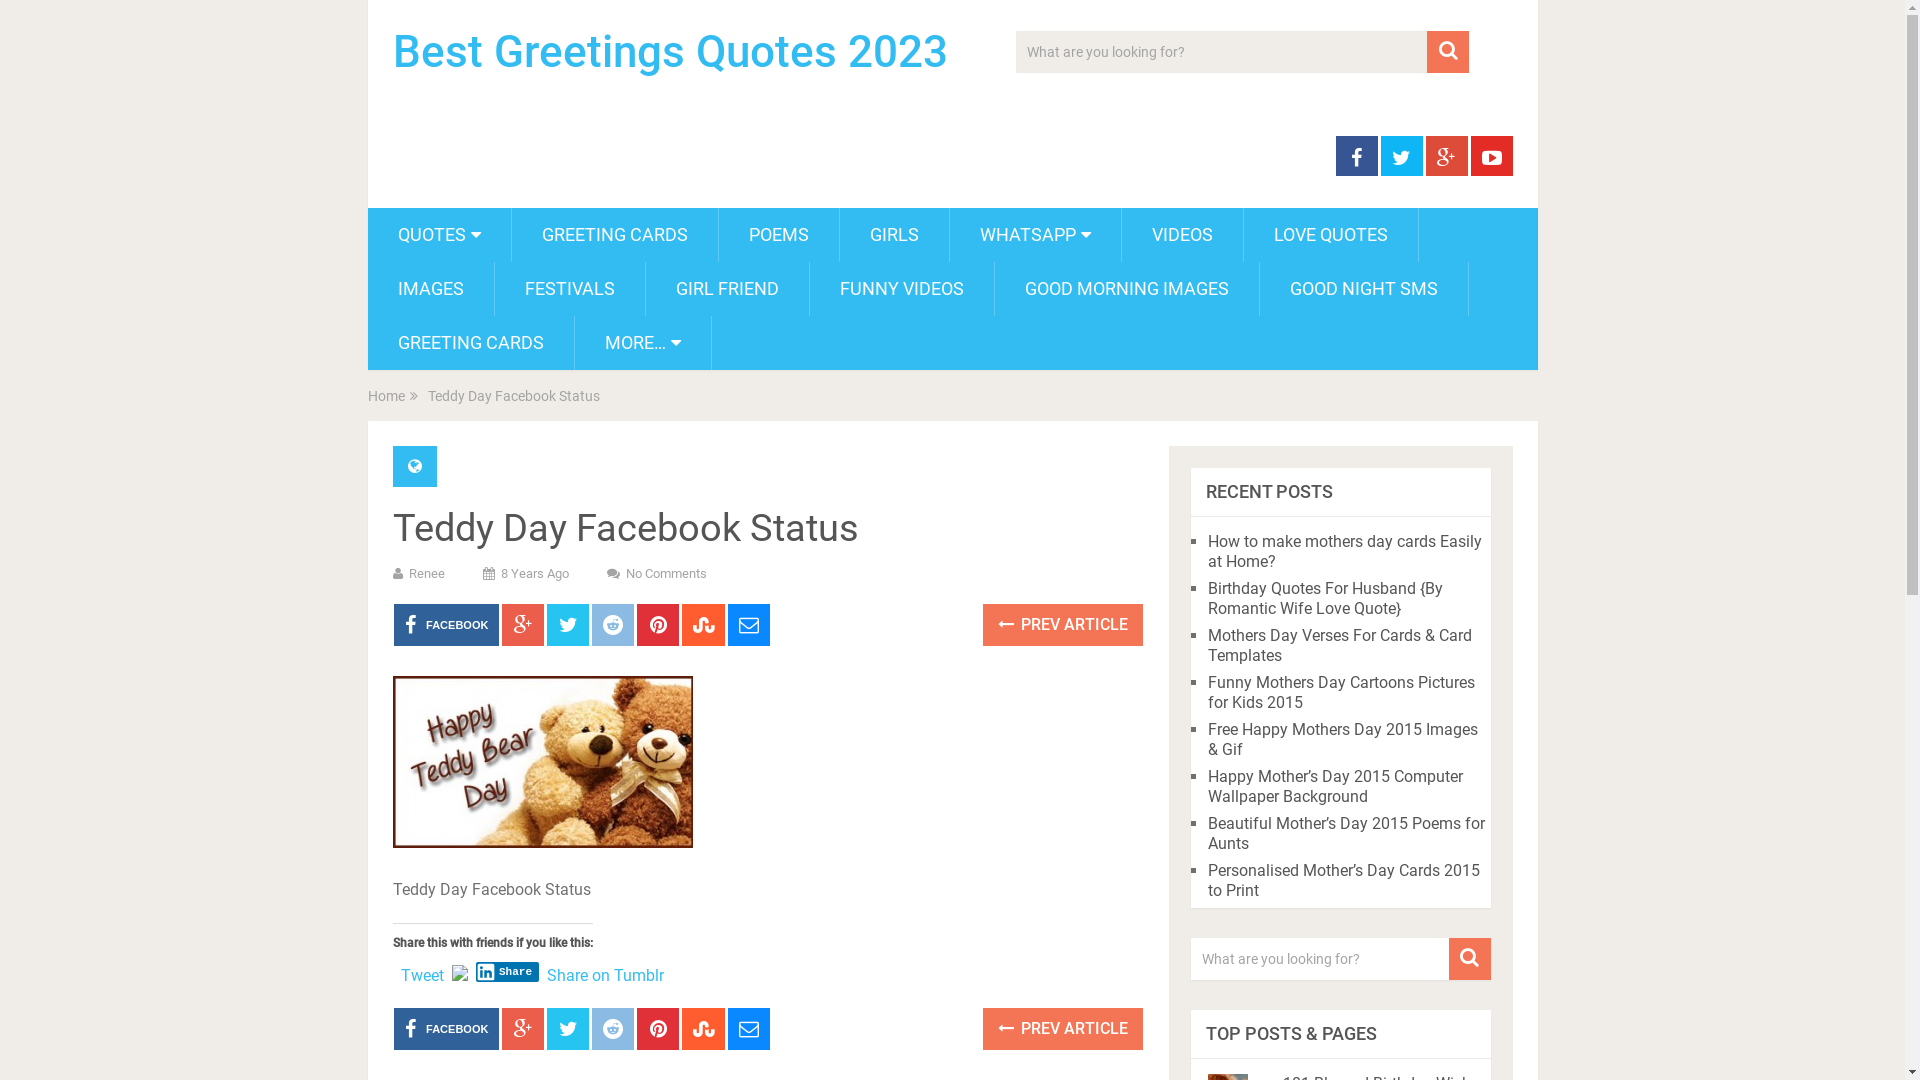 Image resolution: width=1920 pixels, height=1080 pixels. I want to click on 'GREETING CARDS', so click(368, 342).